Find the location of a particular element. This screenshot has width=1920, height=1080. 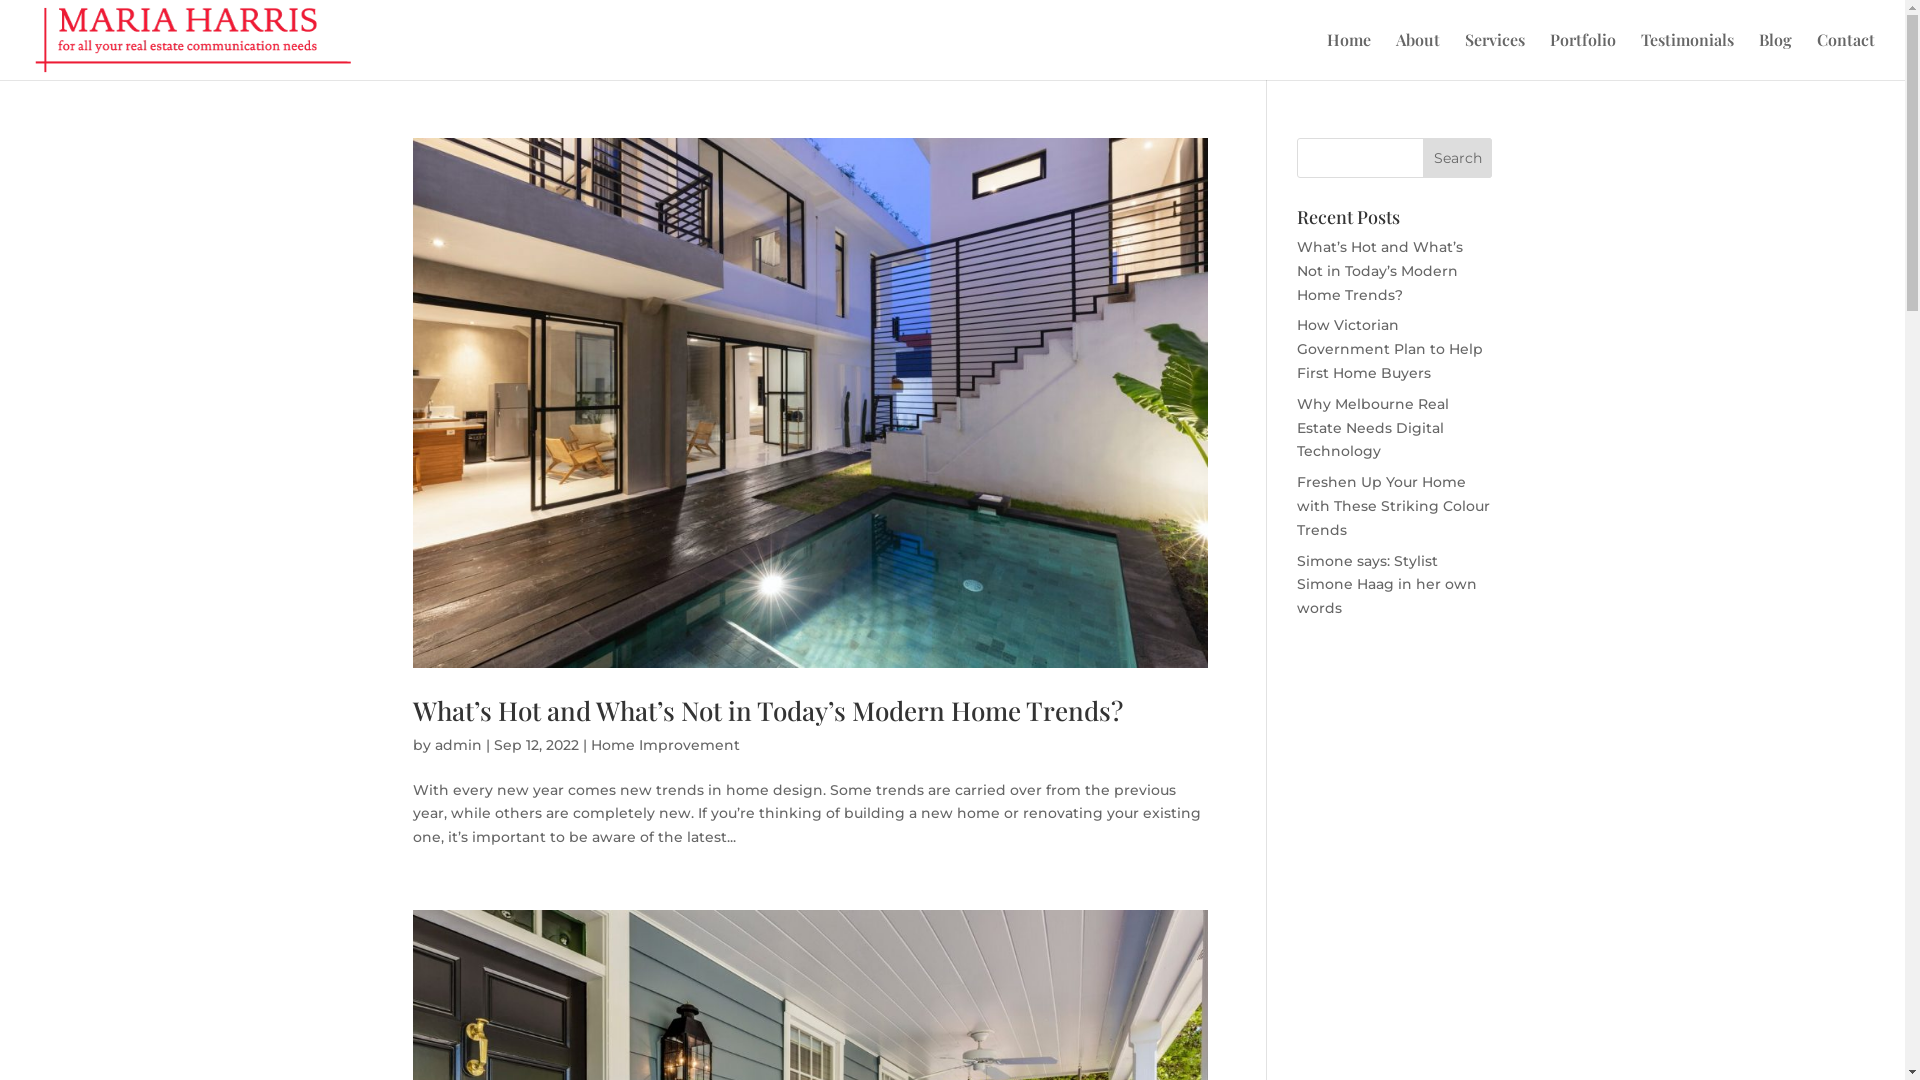

'Blog' is located at coordinates (1775, 55).